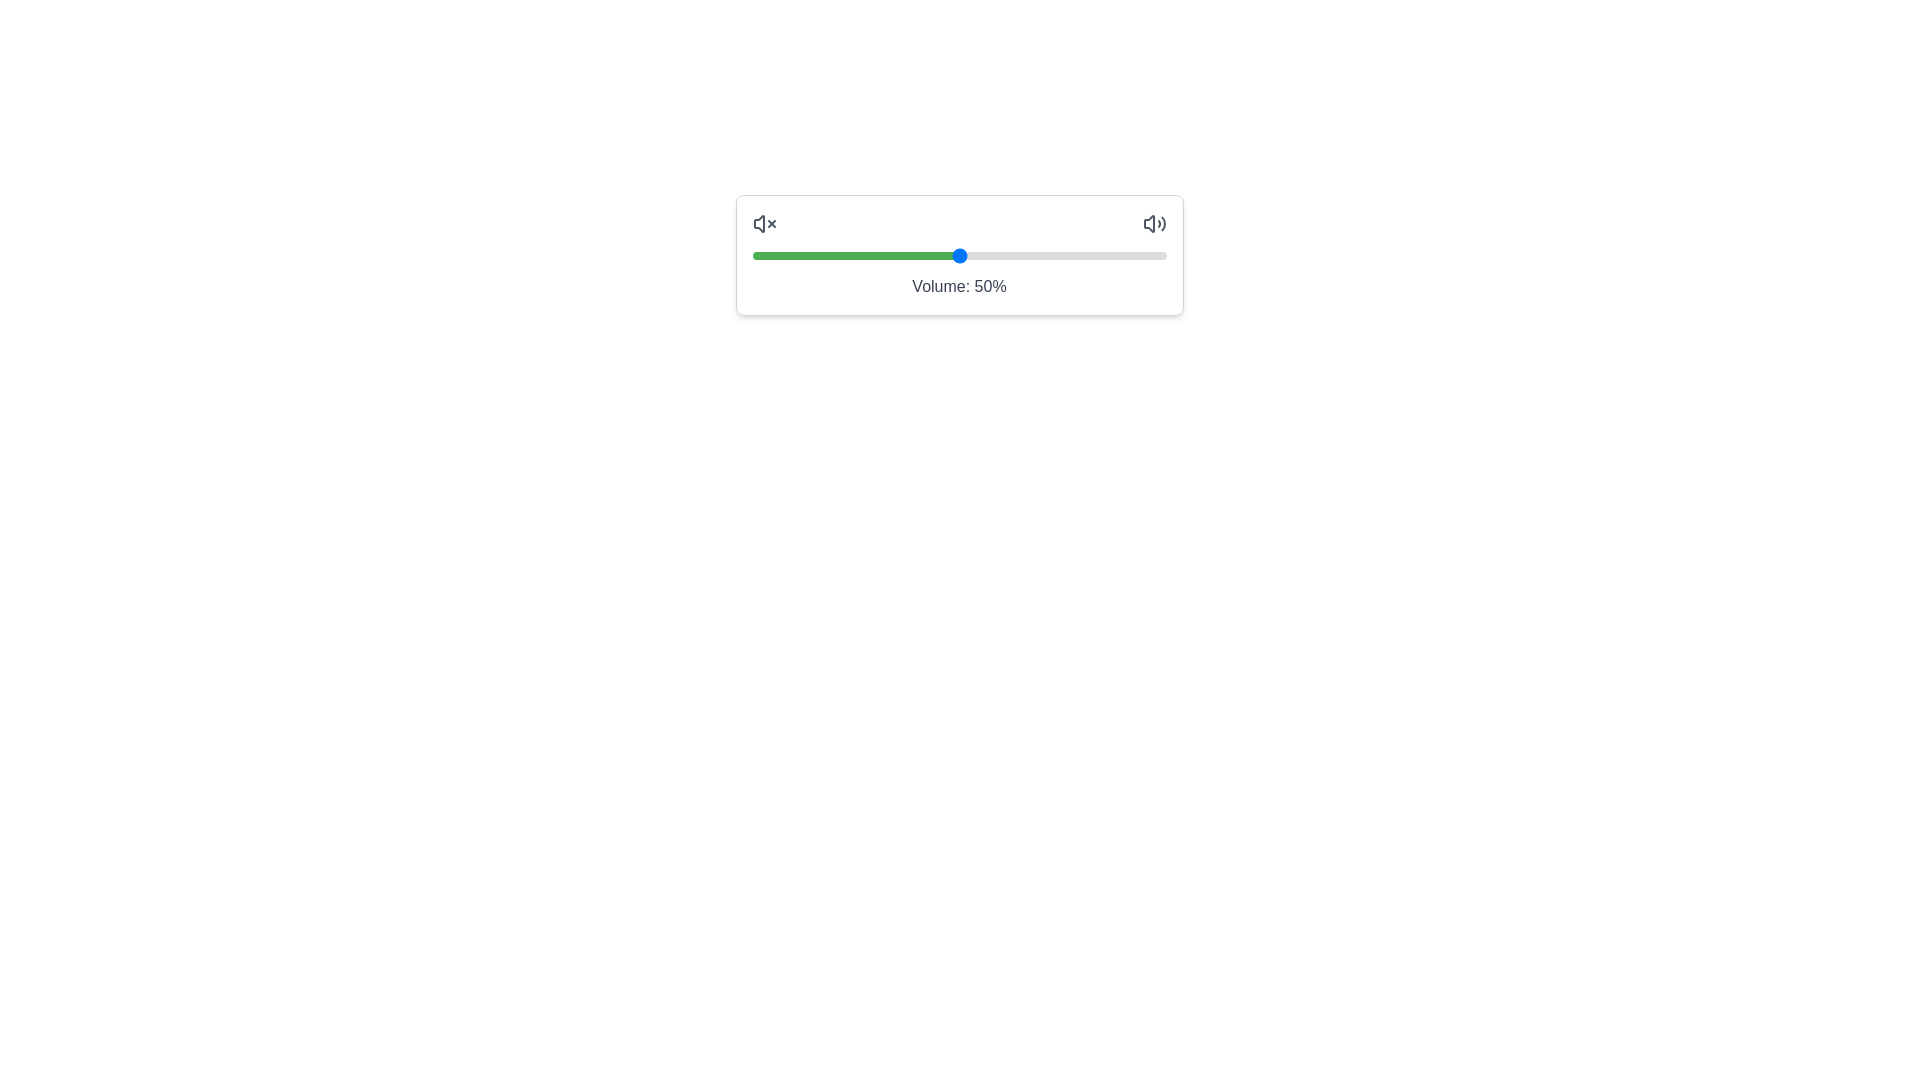 This screenshot has height=1080, width=1920. Describe the element at coordinates (1154, 223) in the screenshot. I see `the speaker icon located at the rightmost end of the horizontal bar, which is styled with thin strokes and light gray color, accompanied by sound waves` at that location.